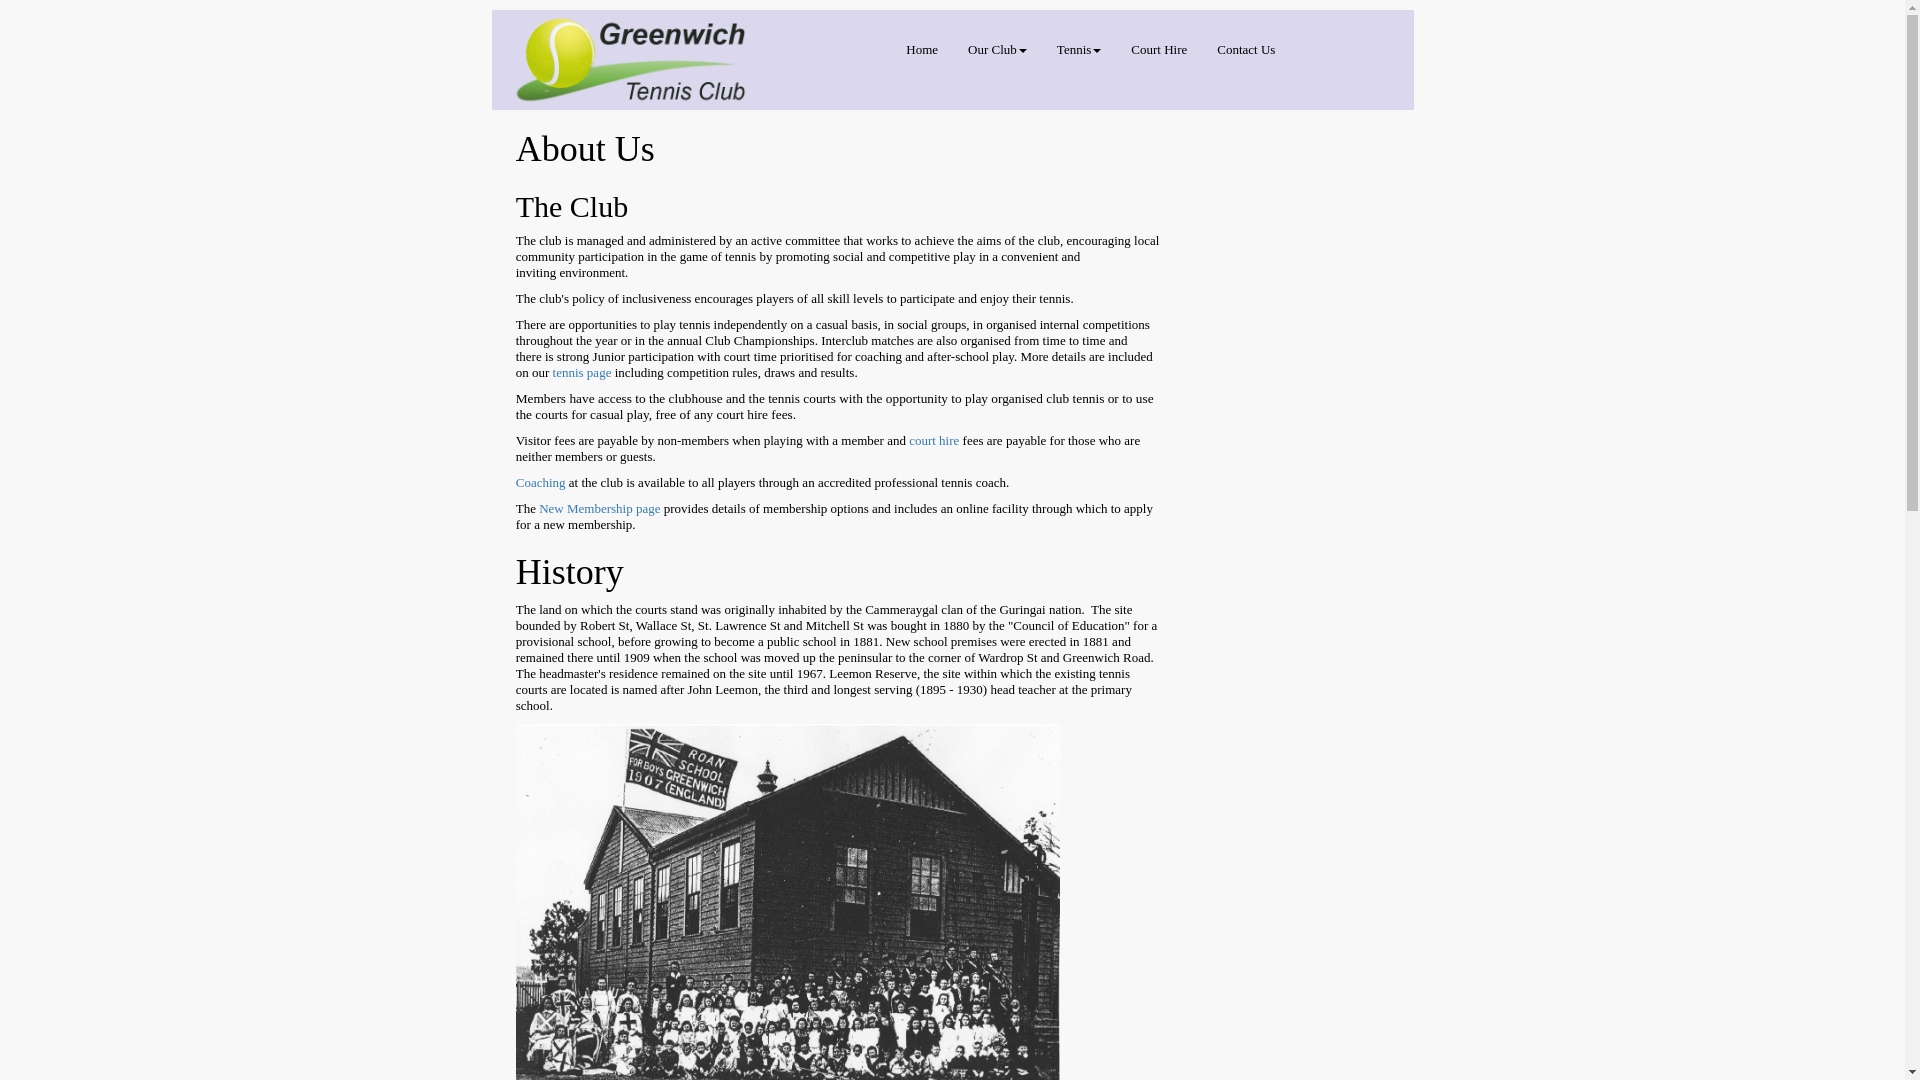  What do you see at coordinates (934, 439) in the screenshot?
I see `'court hire'` at bounding box center [934, 439].